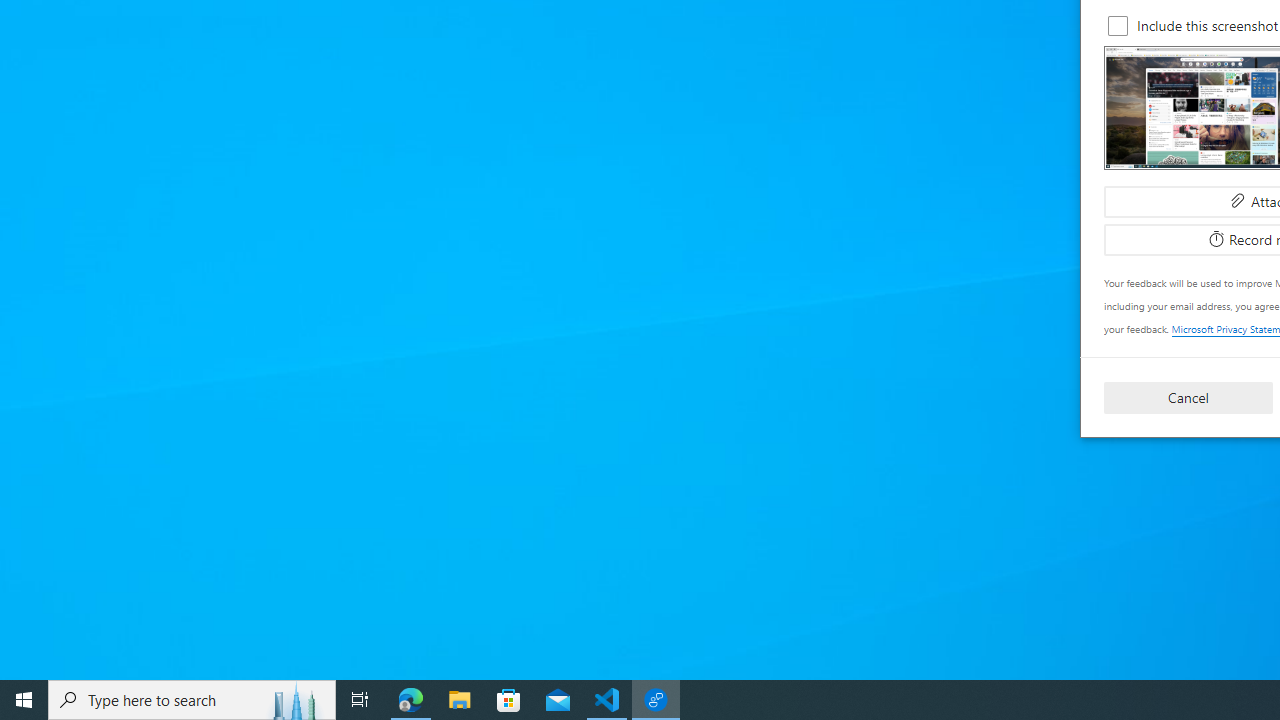  Describe the element at coordinates (359, 698) in the screenshot. I see `'Task View'` at that location.